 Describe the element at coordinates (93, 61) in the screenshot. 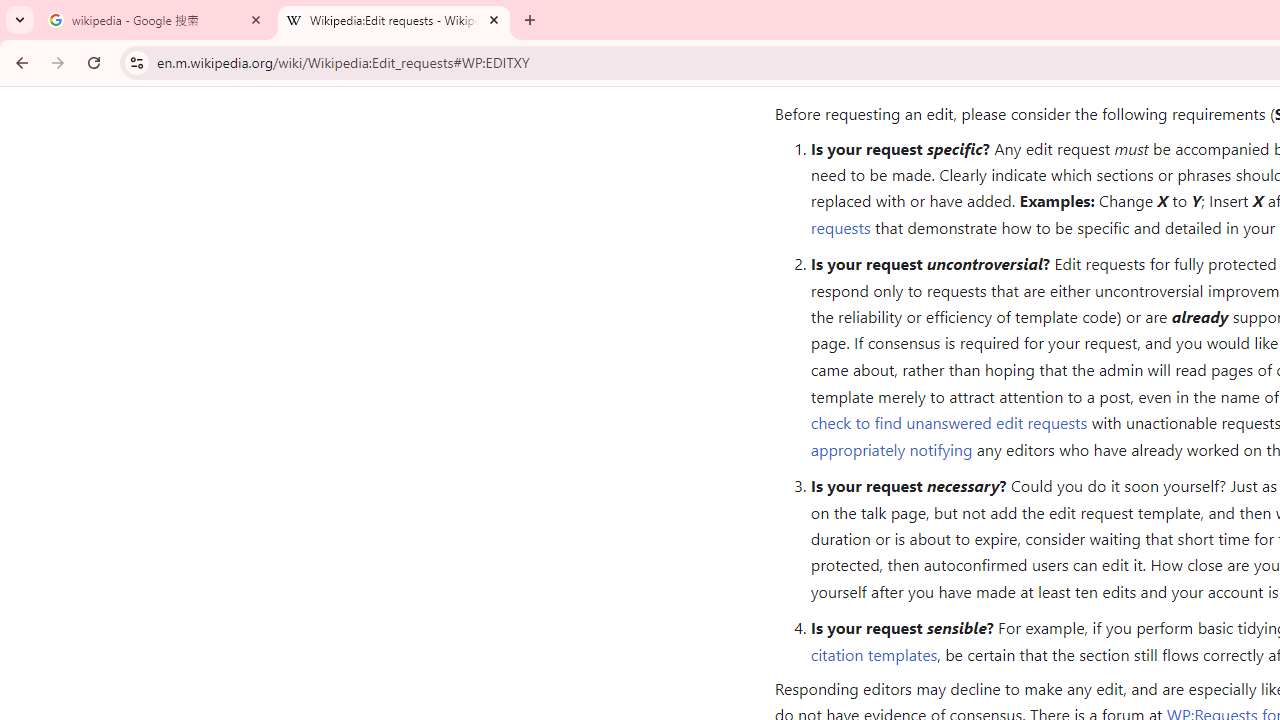

I see `'Reload'` at that location.